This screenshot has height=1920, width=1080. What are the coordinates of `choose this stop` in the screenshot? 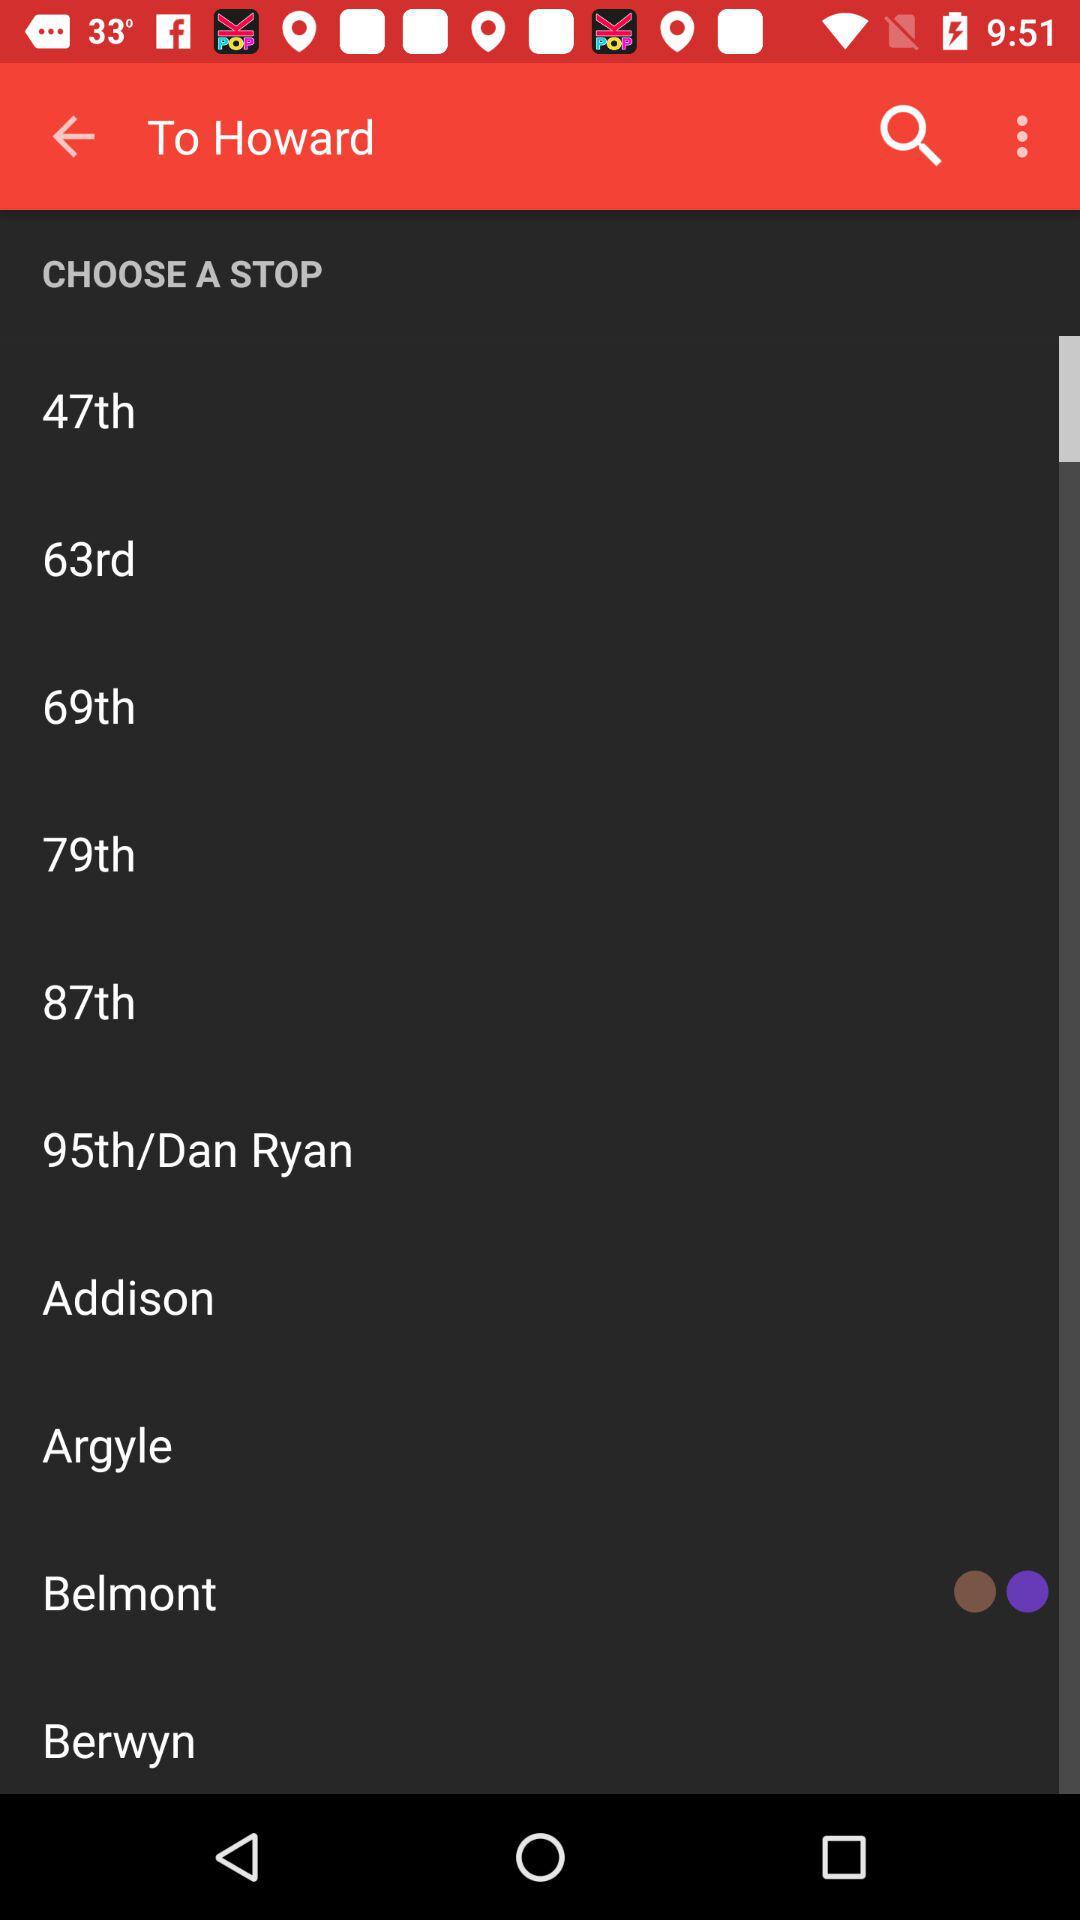 It's located at (963, 407).